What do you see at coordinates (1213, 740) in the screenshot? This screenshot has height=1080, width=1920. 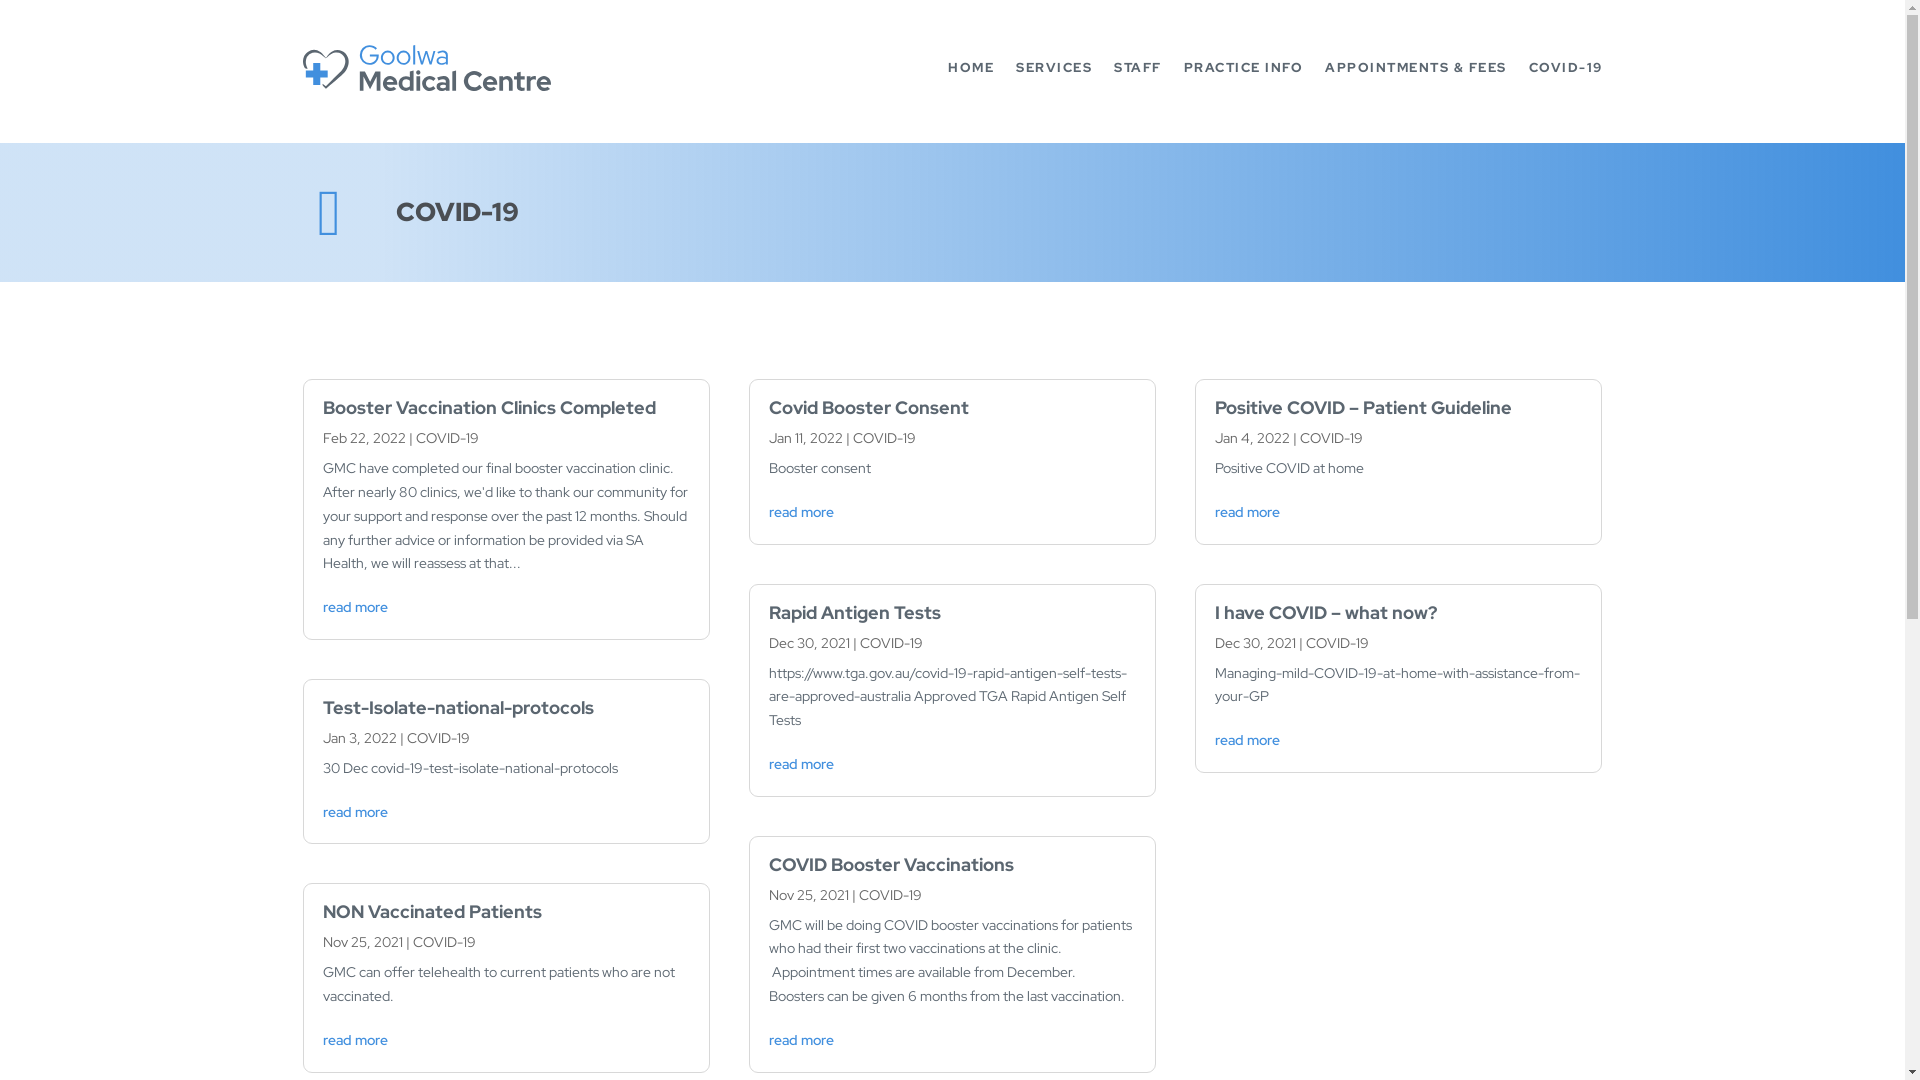 I see `'read more'` at bounding box center [1213, 740].